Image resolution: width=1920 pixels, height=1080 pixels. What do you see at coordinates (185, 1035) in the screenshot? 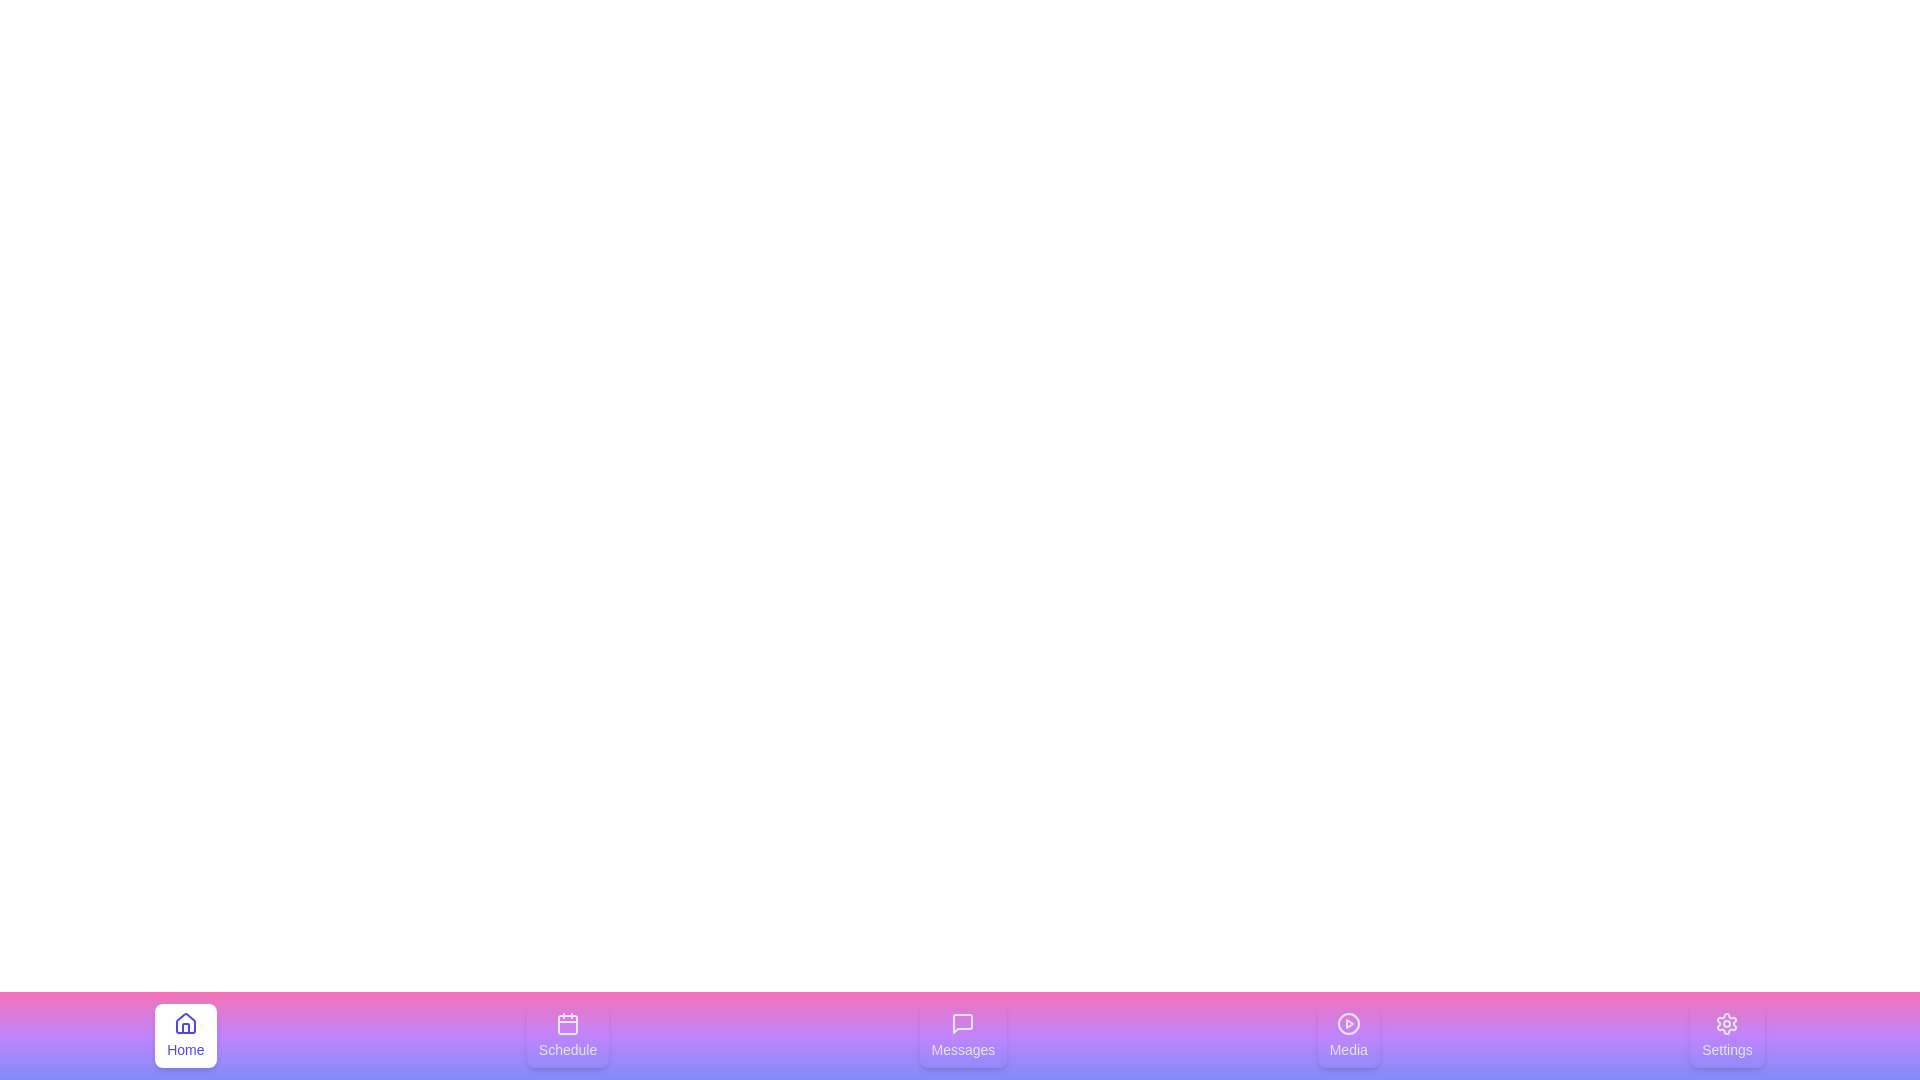
I see `the Home tab to observe the animation` at bounding box center [185, 1035].